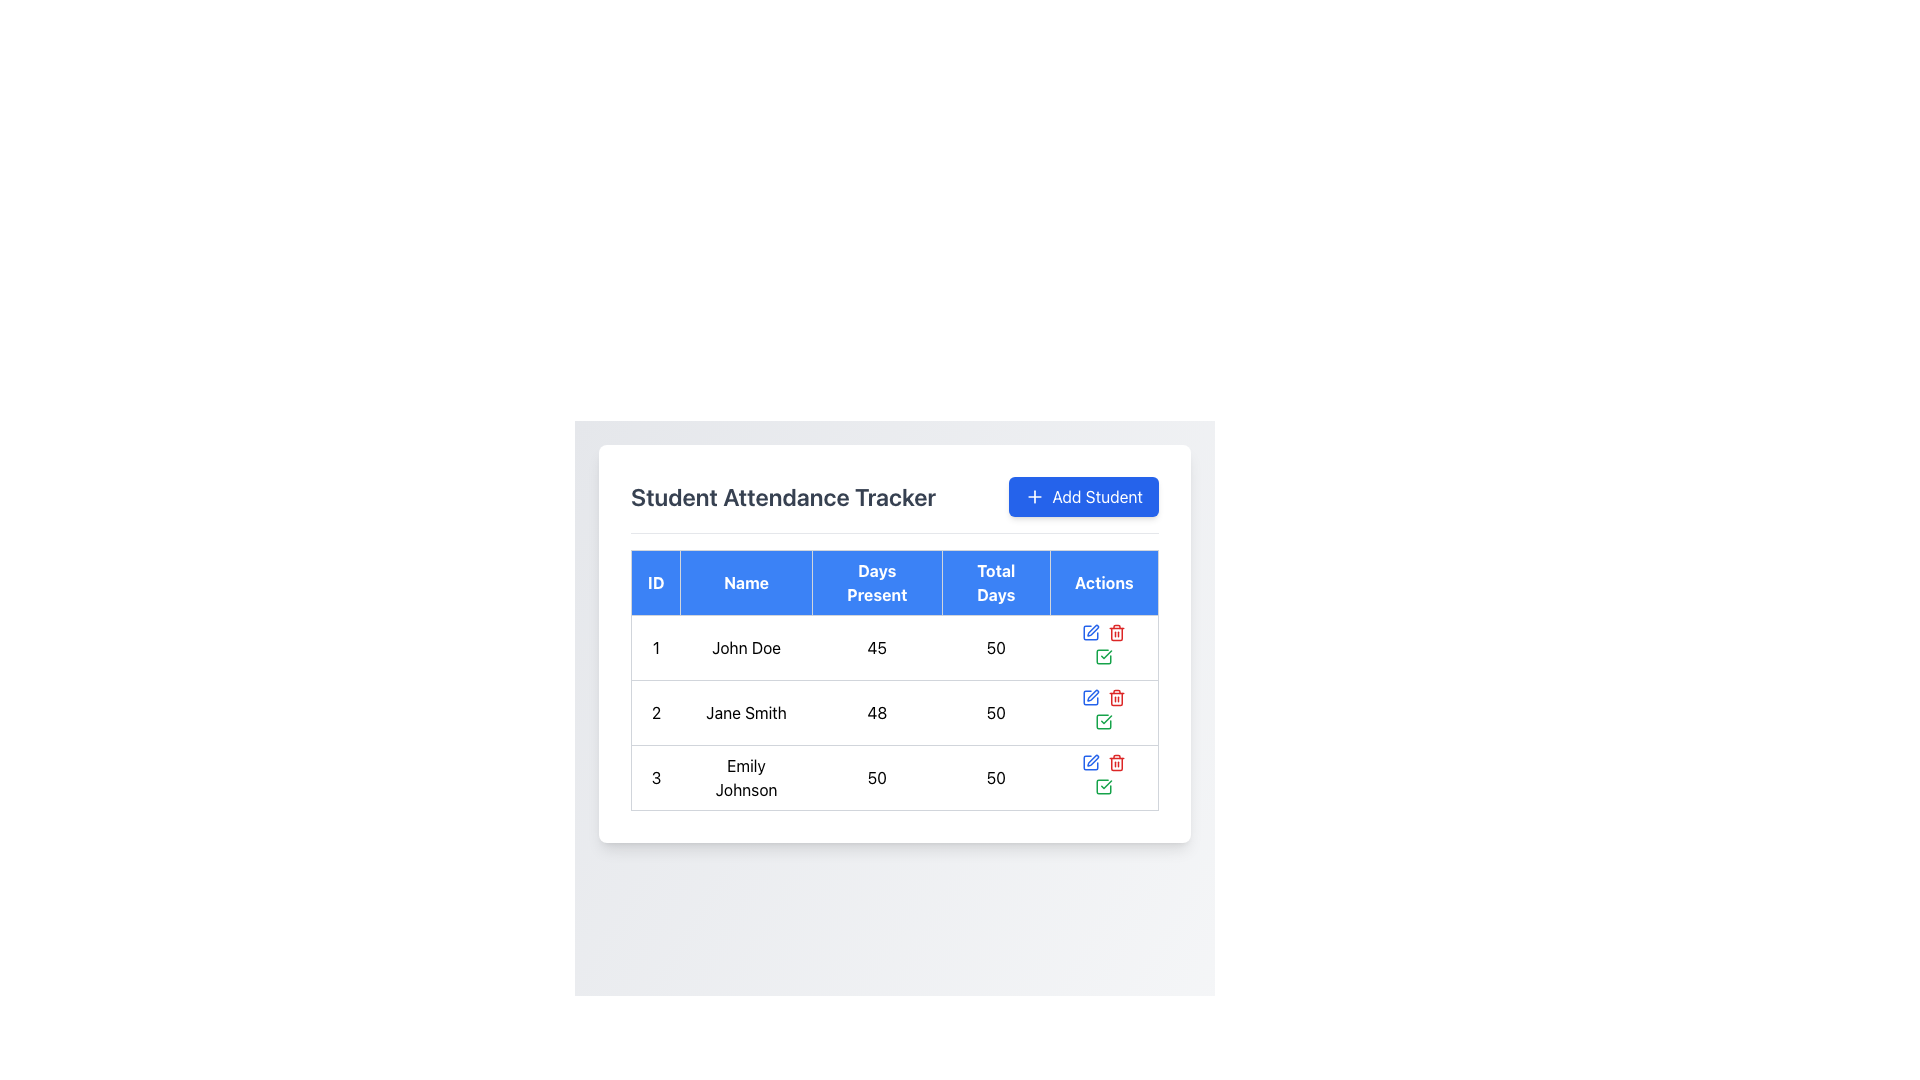  Describe the element at coordinates (1103, 785) in the screenshot. I see `the Decorative Icon located within the SVG in the Actions column of the third row in a table` at that location.